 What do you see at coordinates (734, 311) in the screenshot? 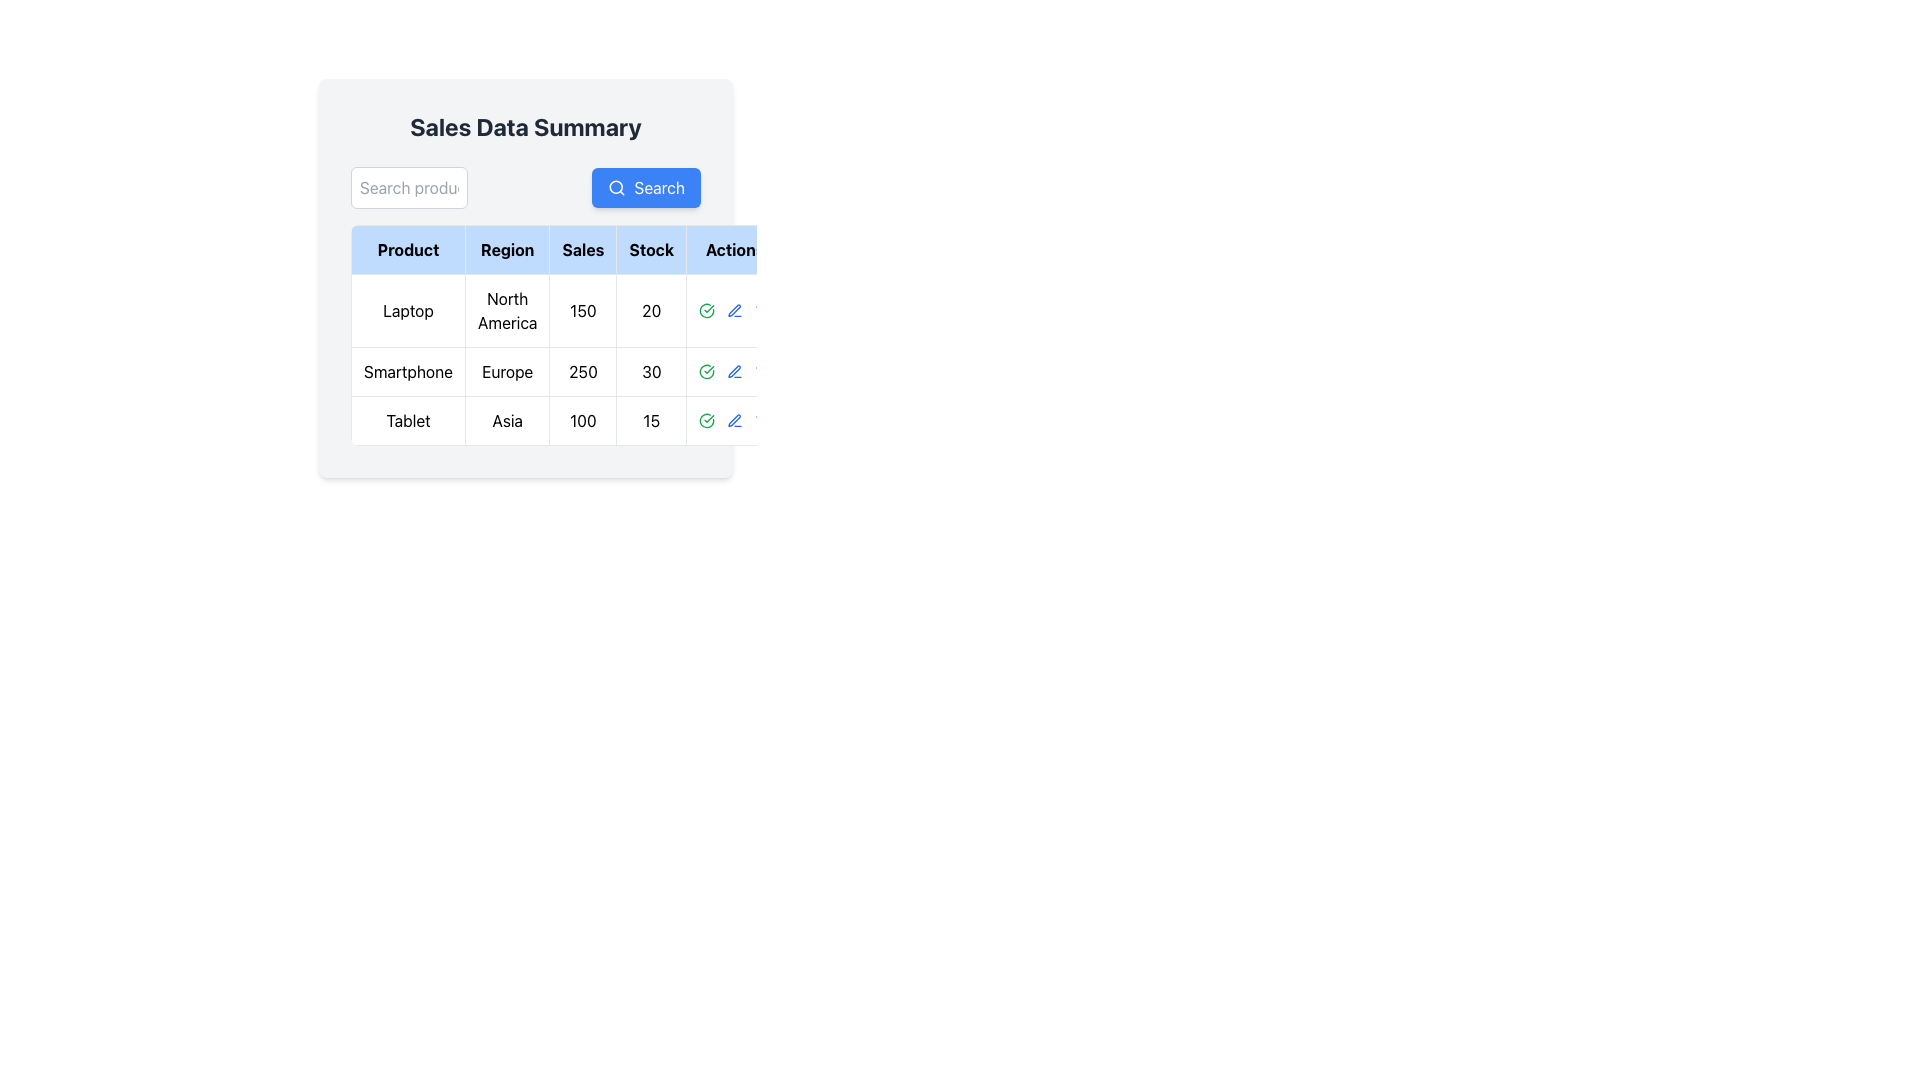
I see `the edit icon button located in the 'Action' column of the third row corresponding to the 'Tablet' product` at bounding box center [734, 311].